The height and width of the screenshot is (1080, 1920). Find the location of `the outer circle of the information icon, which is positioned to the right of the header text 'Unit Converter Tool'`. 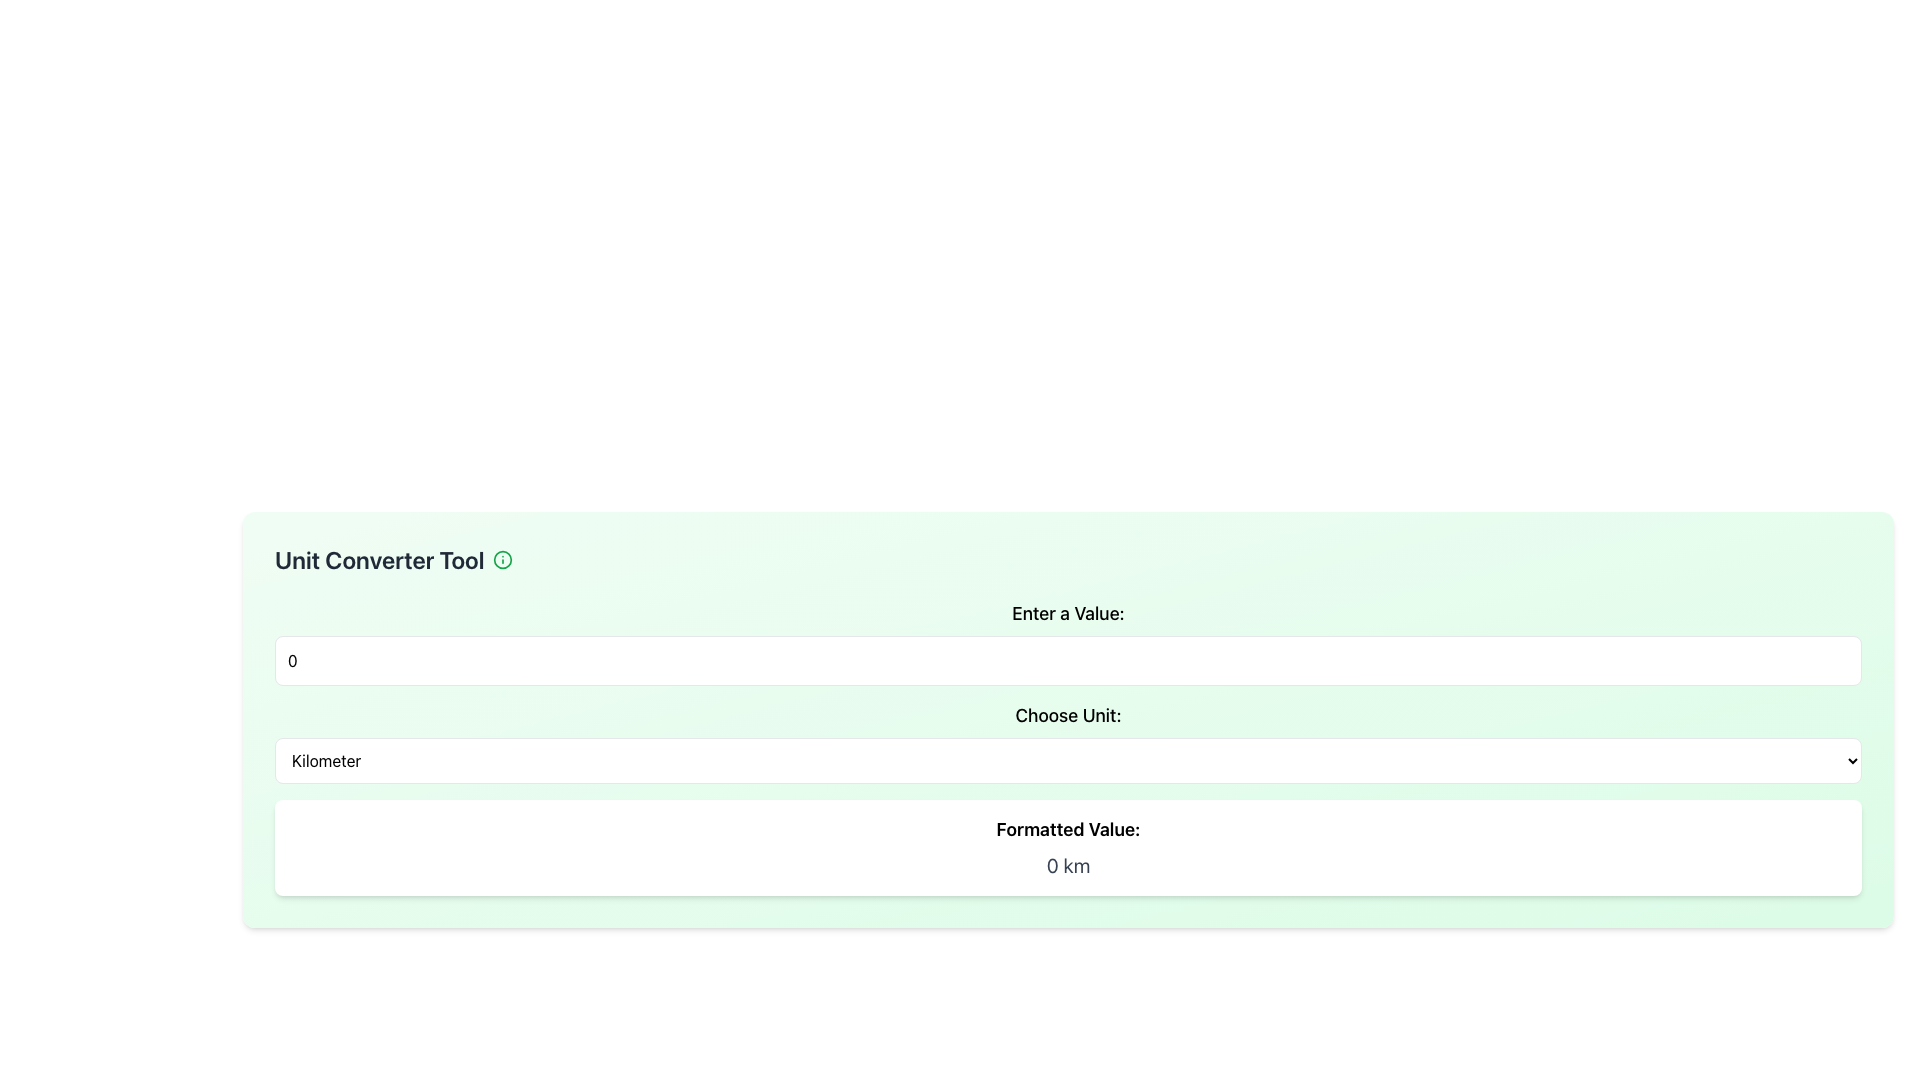

the outer circle of the information icon, which is positioned to the right of the header text 'Unit Converter Tool' is located at coordinates (502, 559).